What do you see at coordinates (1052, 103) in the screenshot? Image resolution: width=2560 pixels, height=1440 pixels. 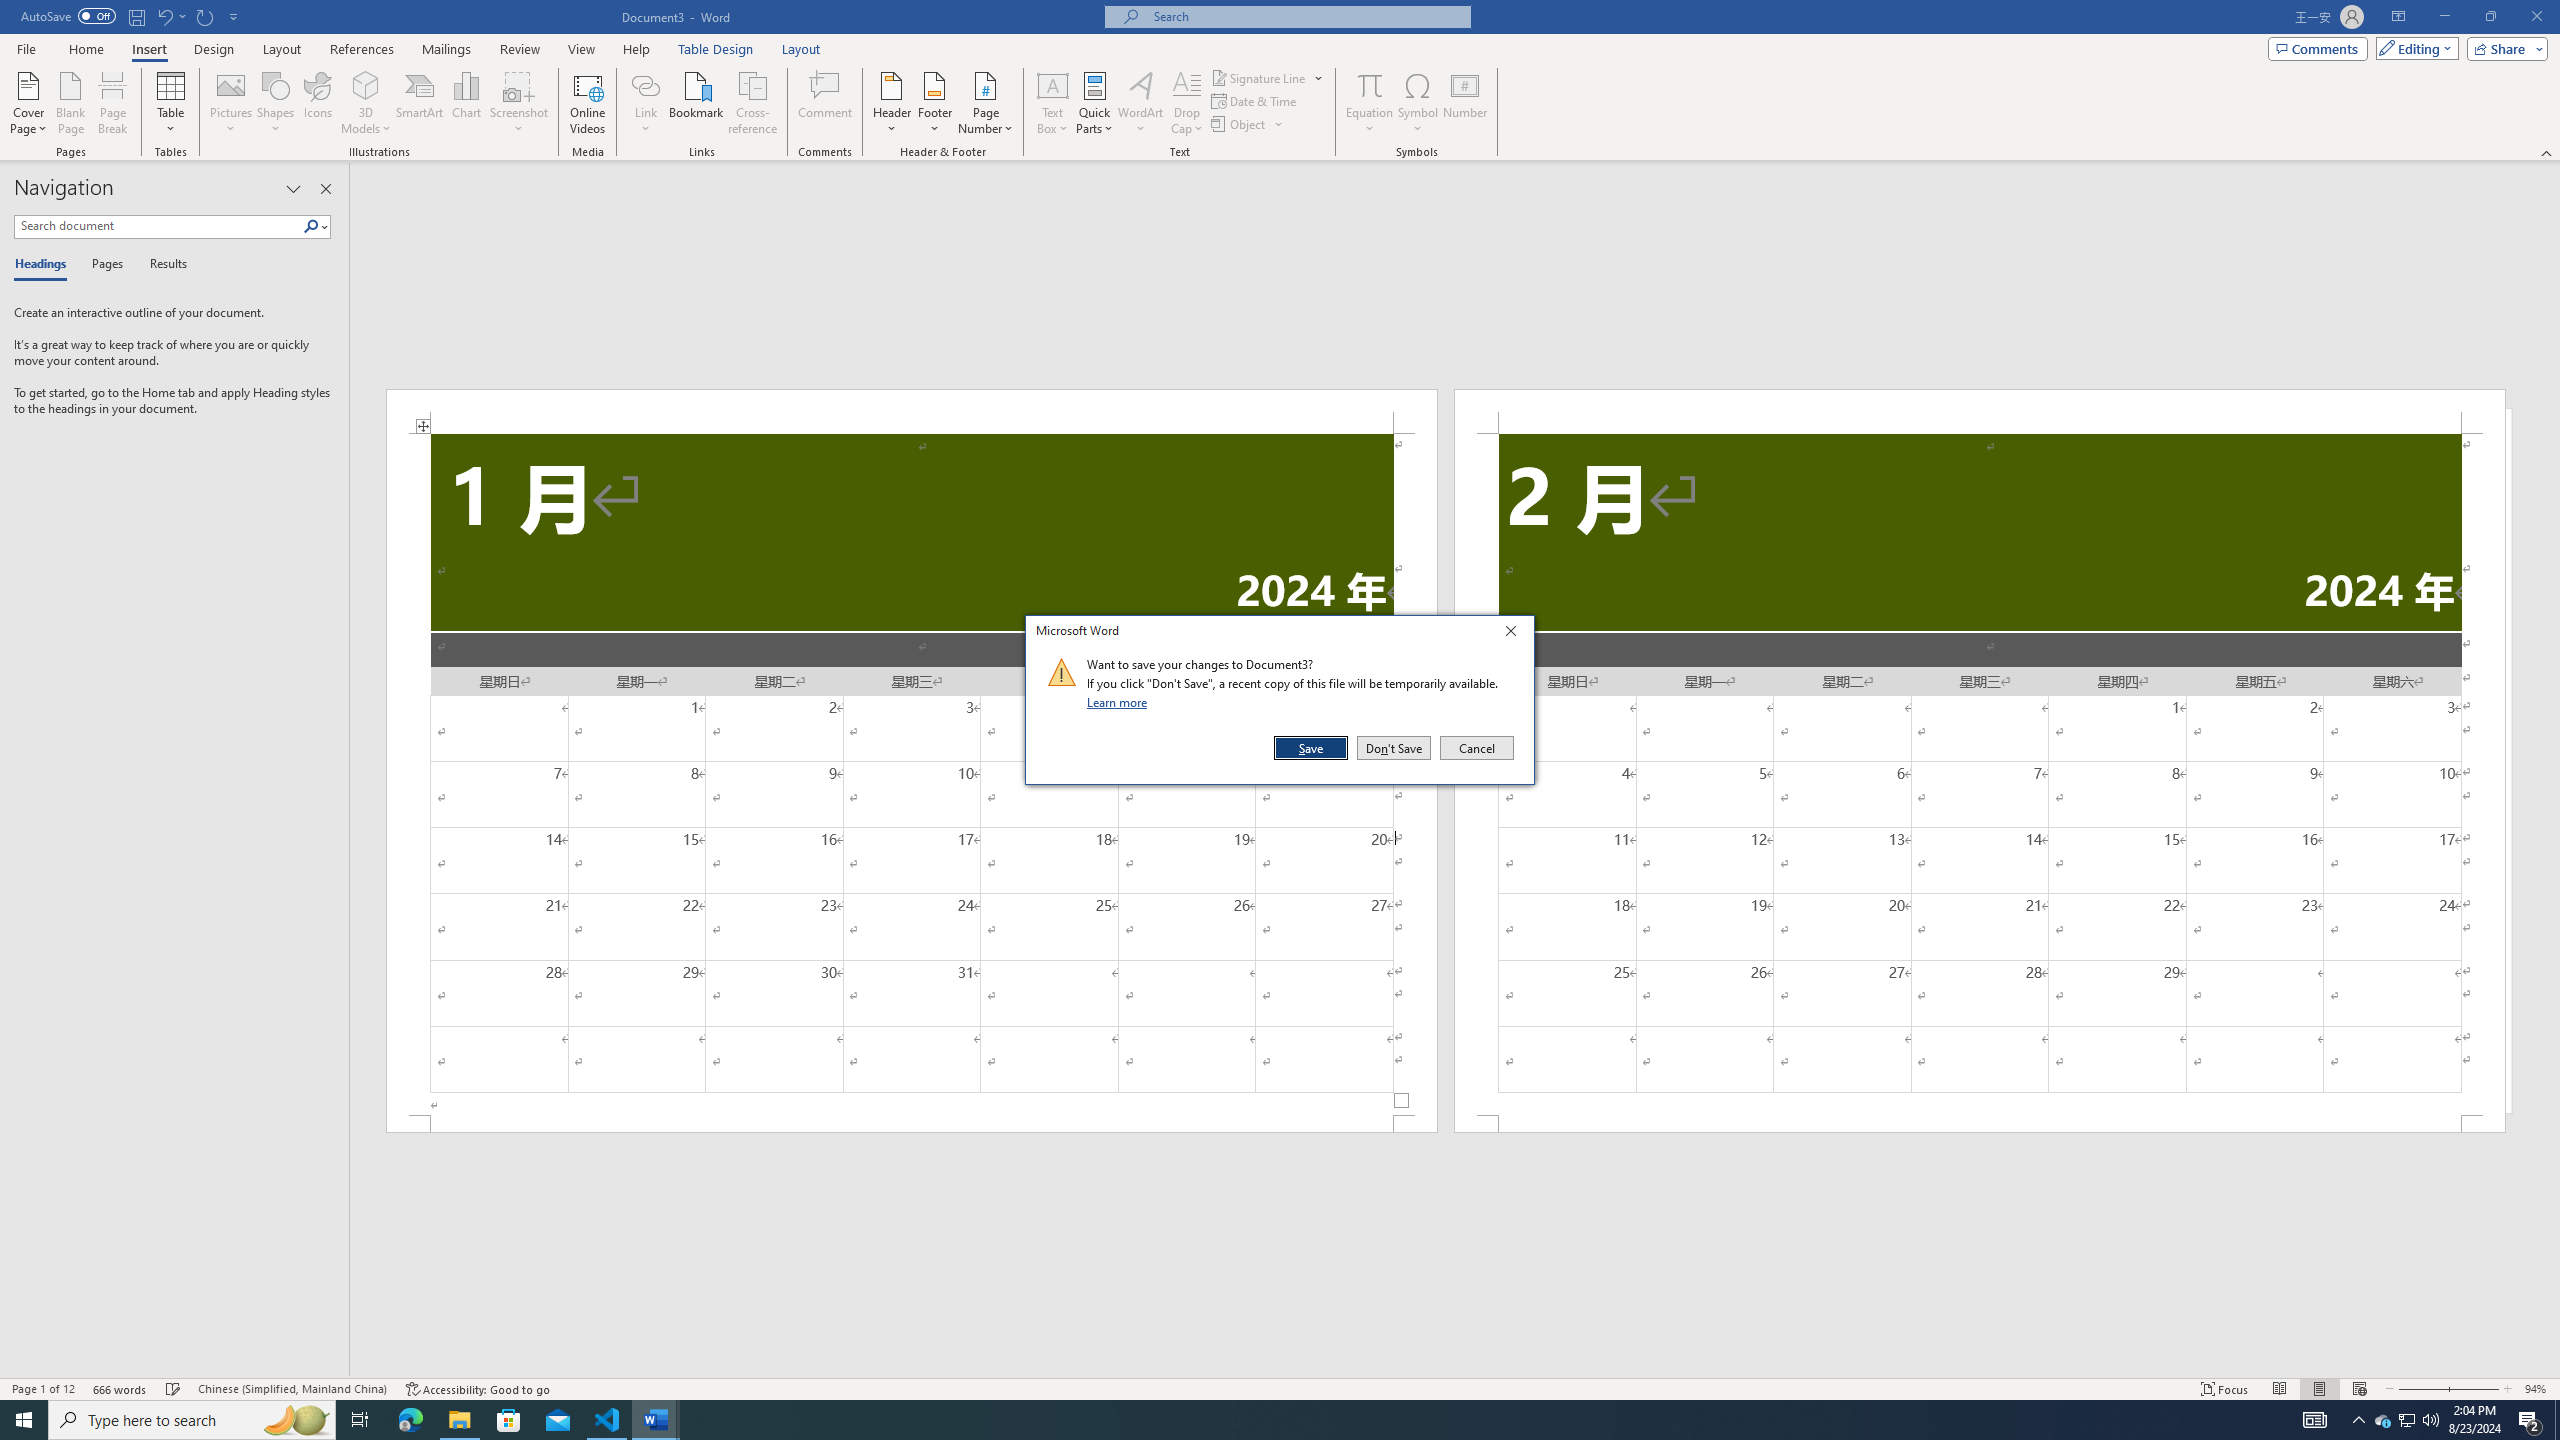 I see `'Text Box'` at bounding box center [1052, 103].